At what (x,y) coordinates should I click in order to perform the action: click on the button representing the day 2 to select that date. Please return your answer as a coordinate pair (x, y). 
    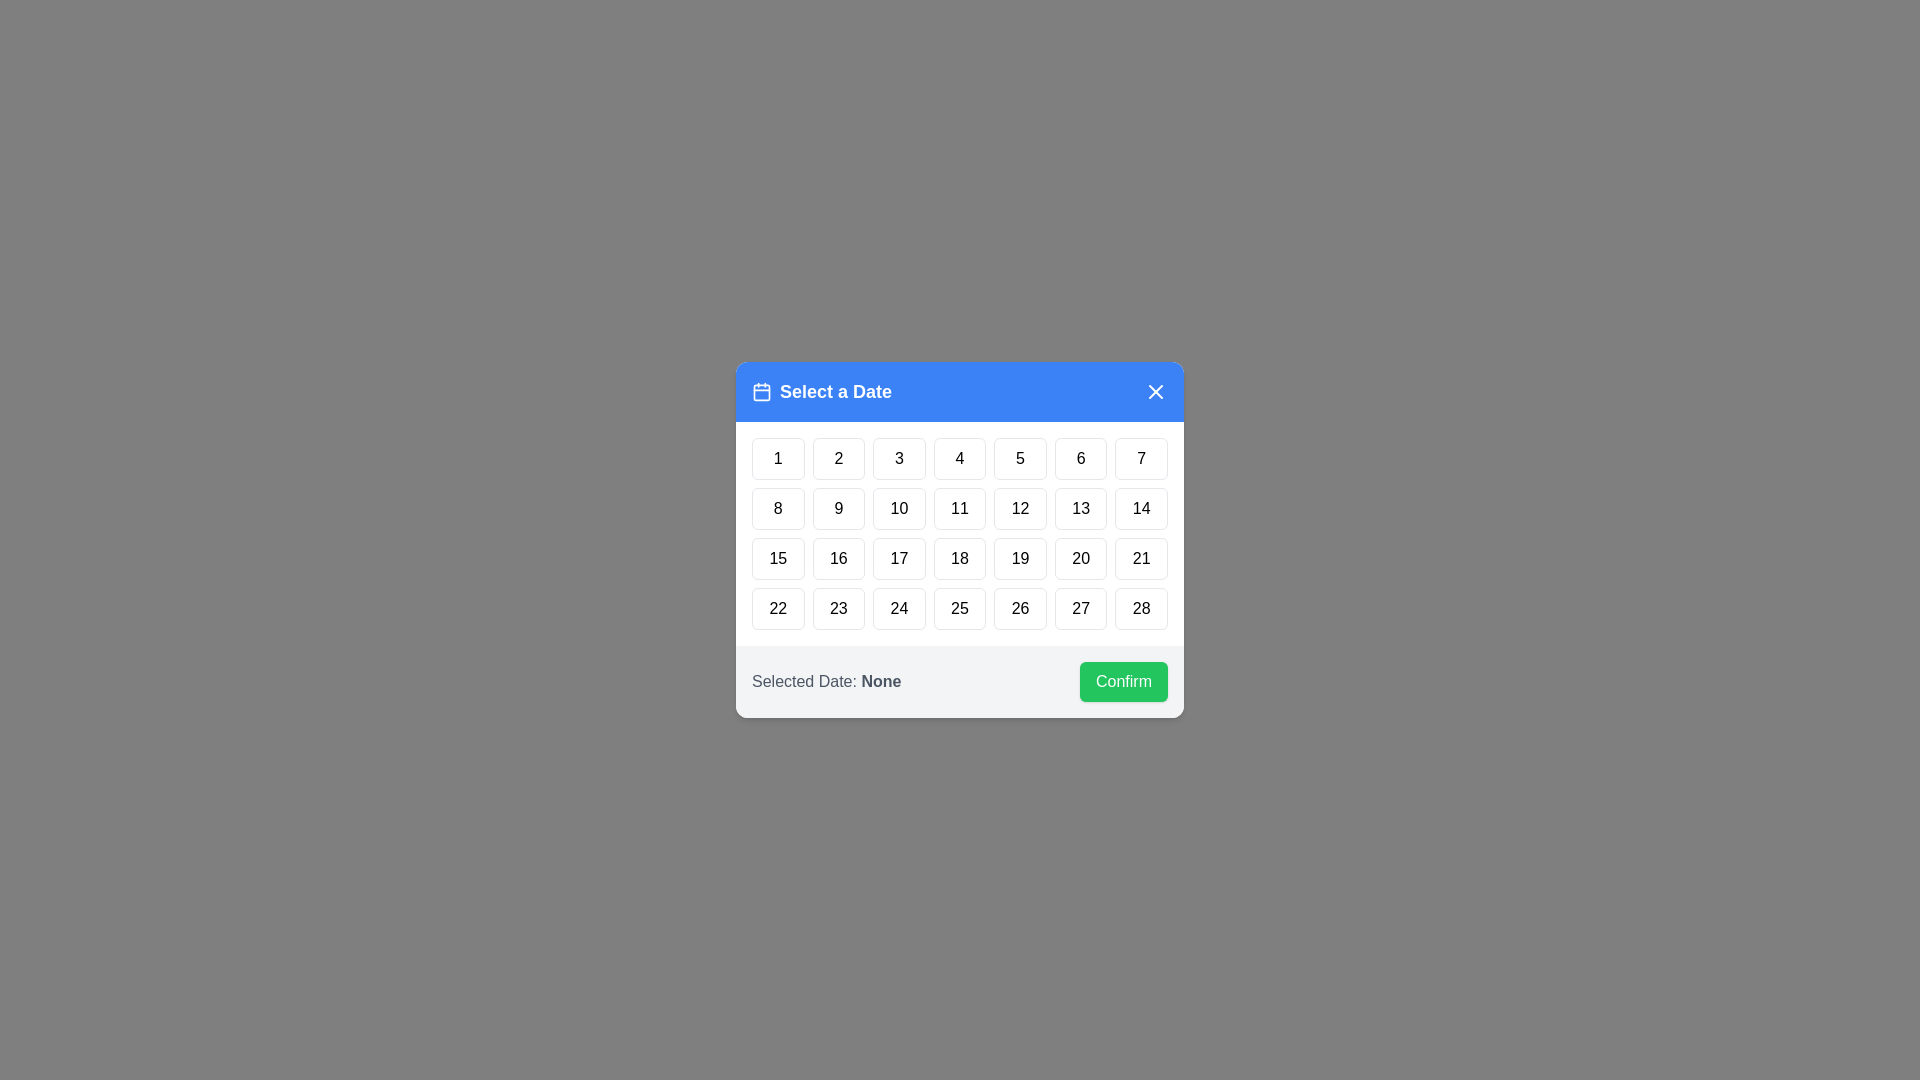
    Looking at the image, I should click on (839, 459).